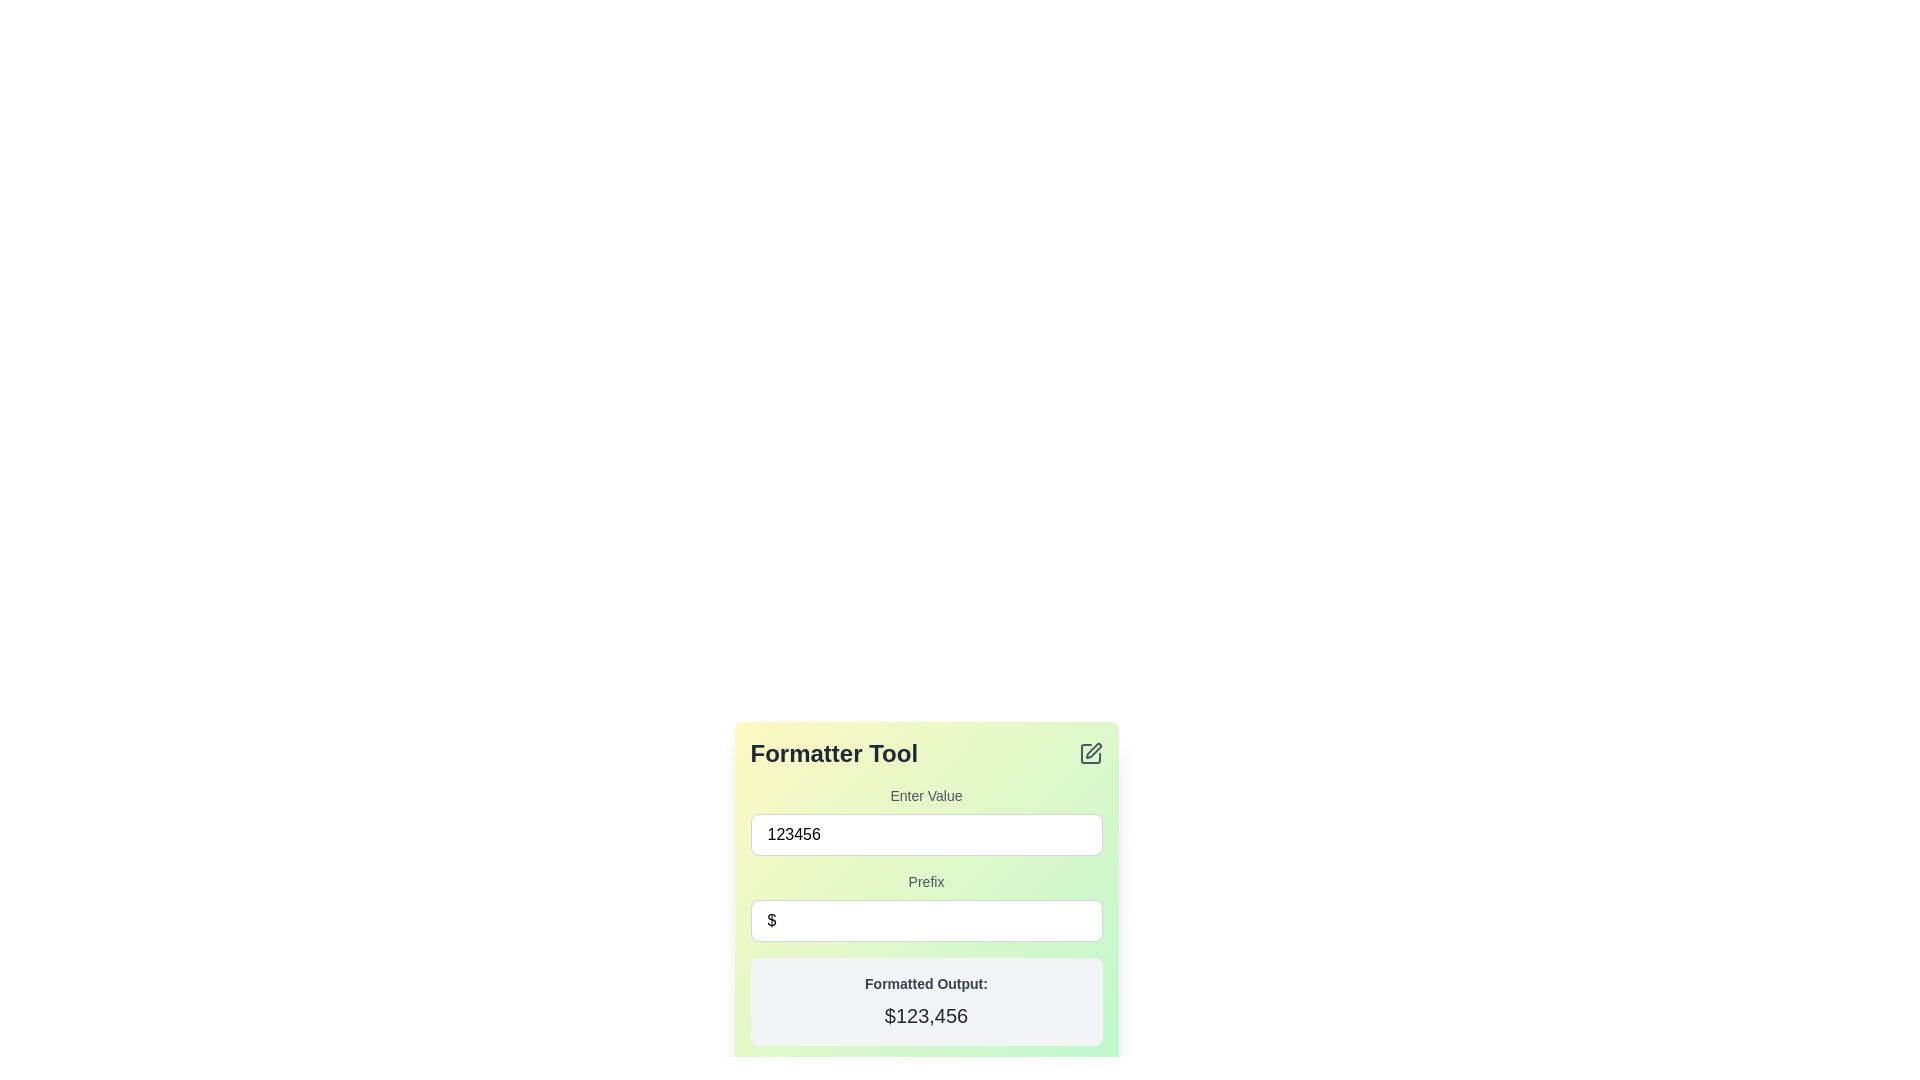  What do you see at coordinates (925, 921) in the screenshot?
I see `text within the single-line text input field that displays a dollar sign ('$') at the start, located below the 'Prefix' label and above the output display box` at bounding box center [925, 921].